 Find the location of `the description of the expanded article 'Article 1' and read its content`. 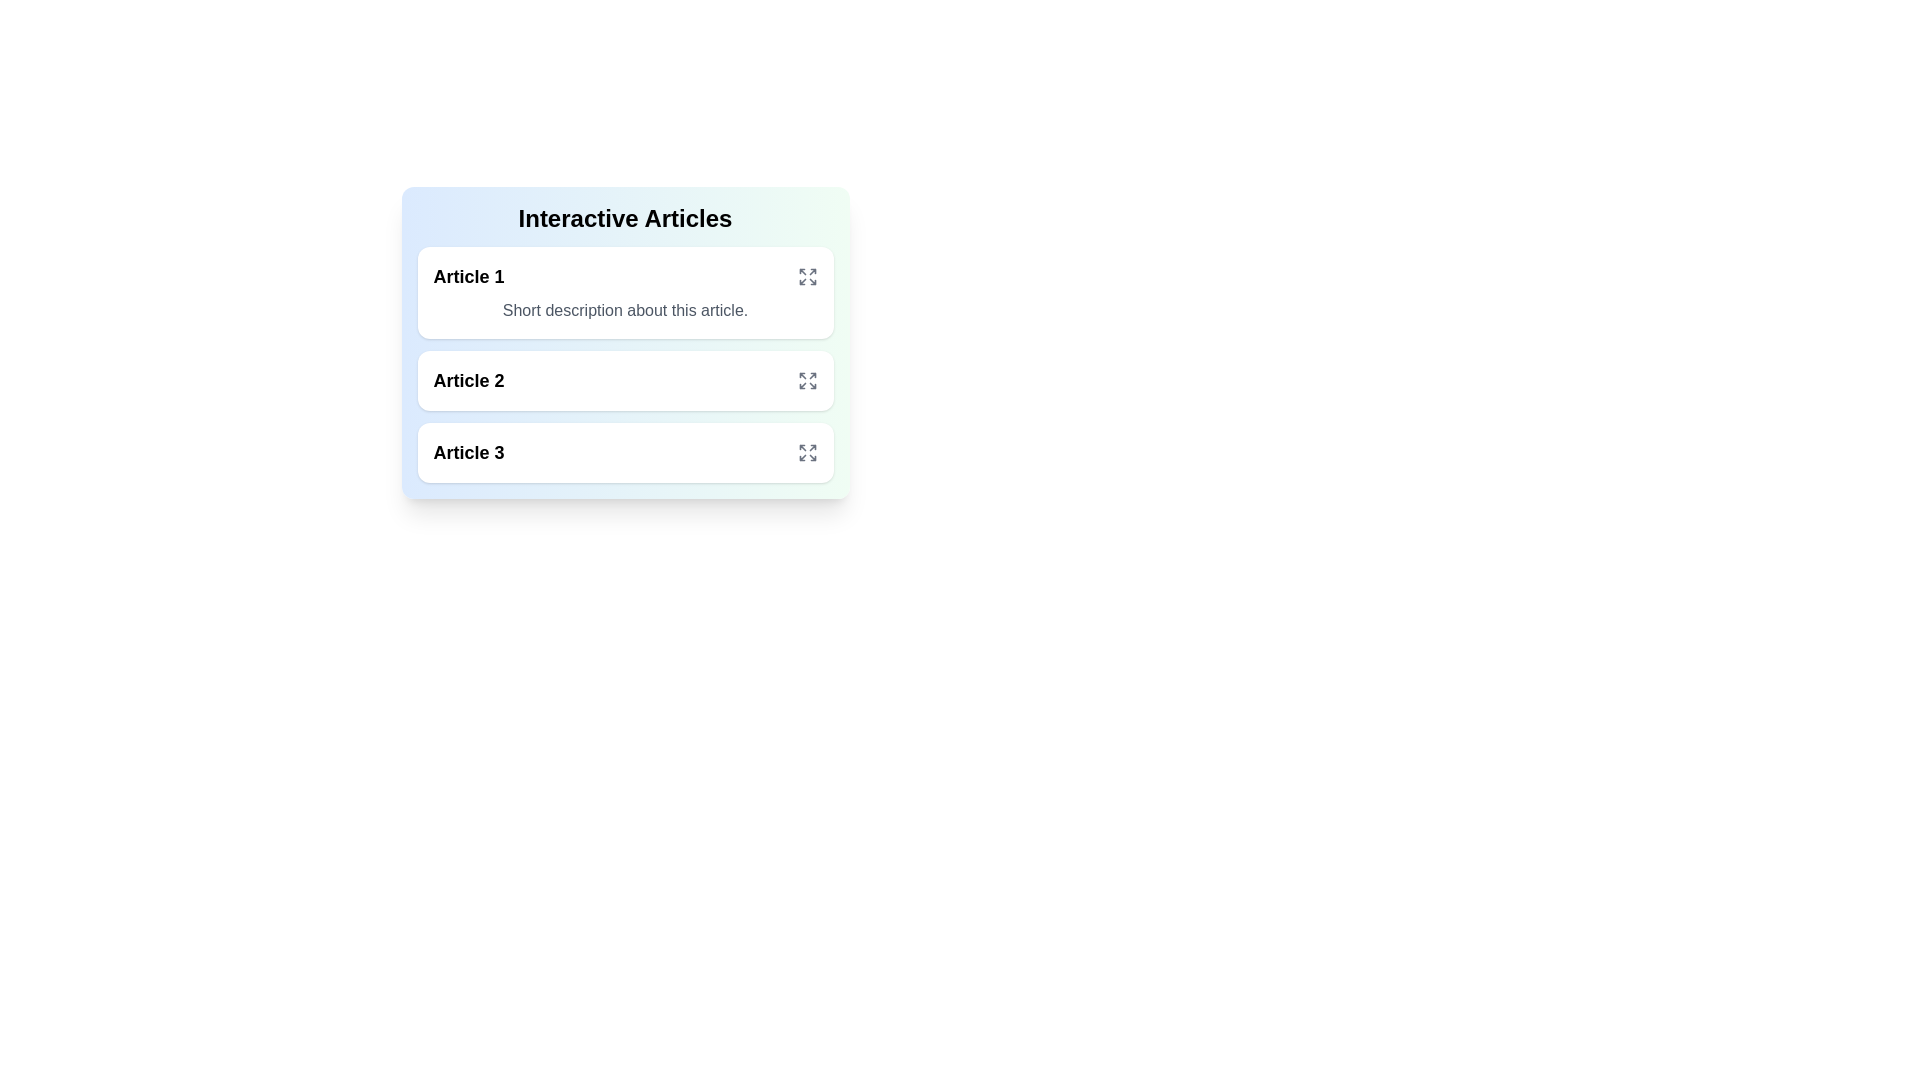

the description of the expanded article 'Article 1' and read its content is located at coordinates (624, 311).